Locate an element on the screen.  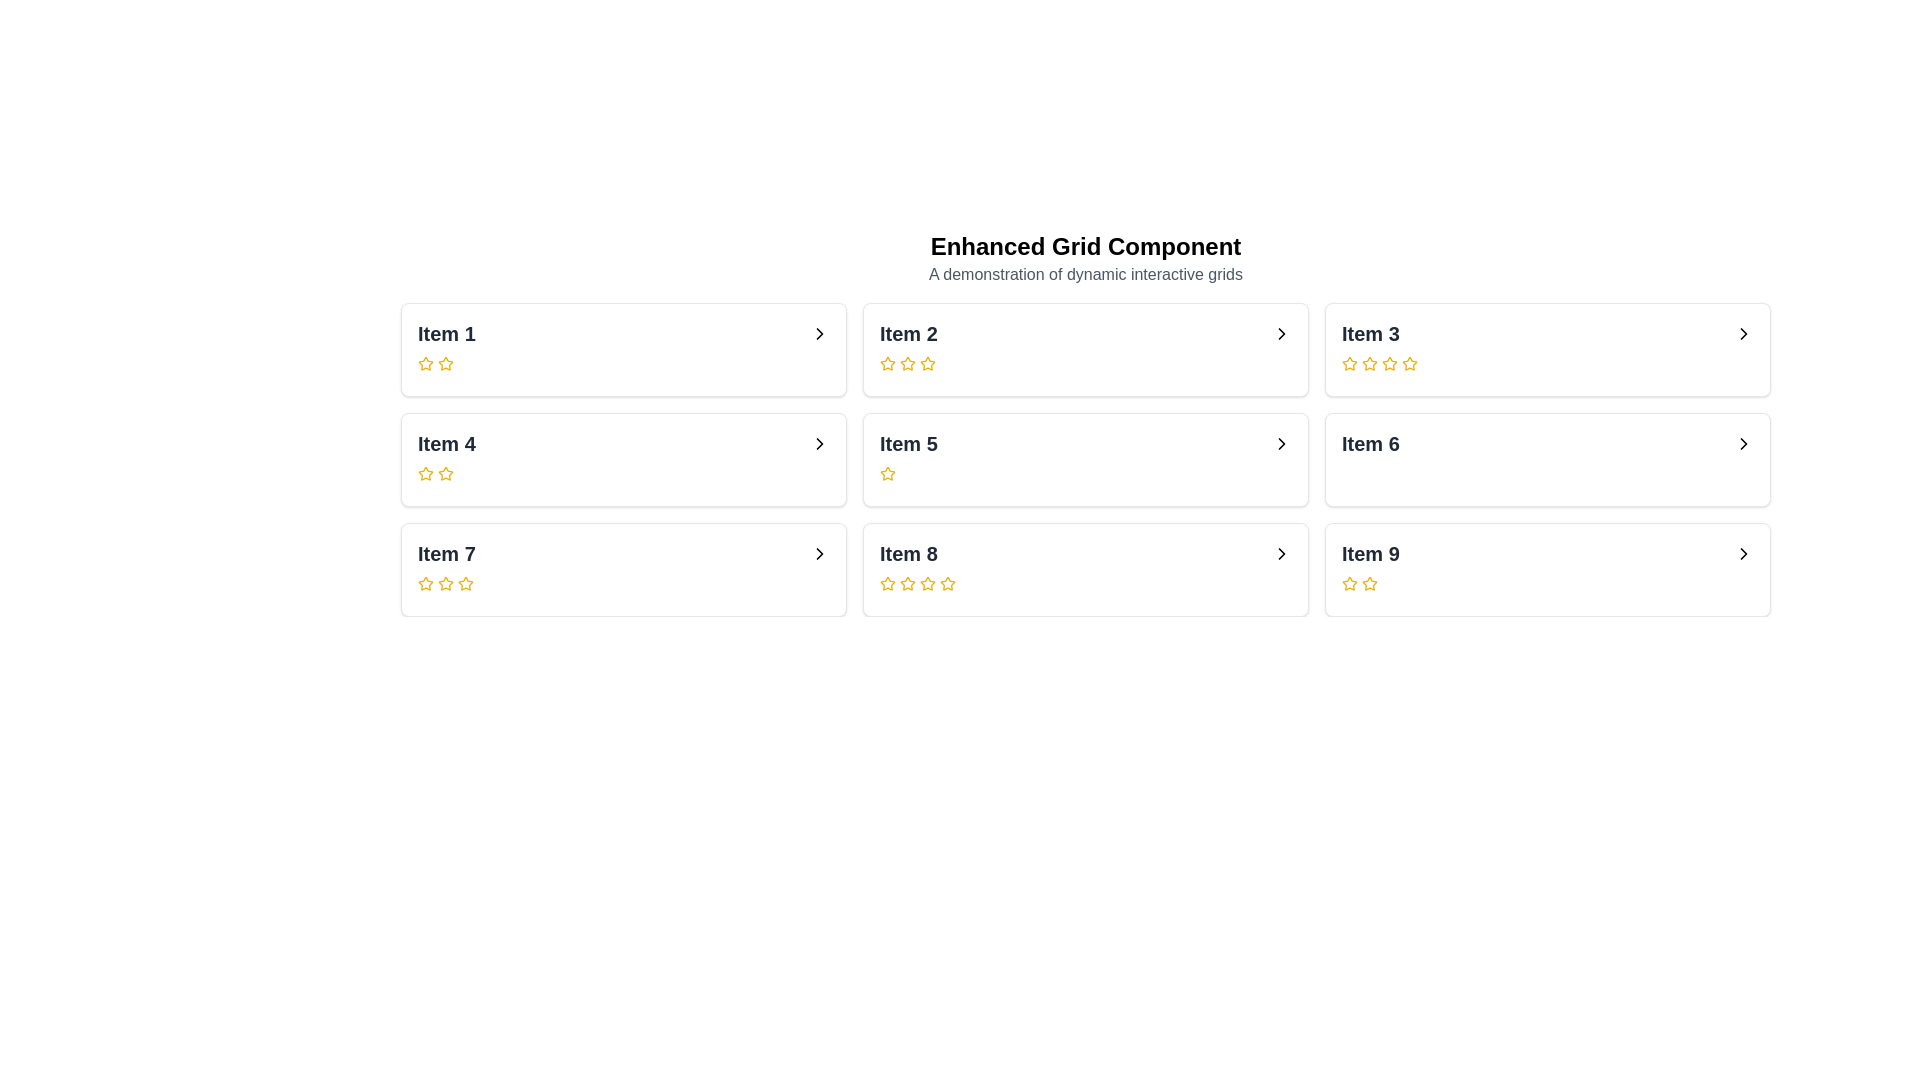
the star-shaped icon filled with yellow color is located at coordinates (425, 473).